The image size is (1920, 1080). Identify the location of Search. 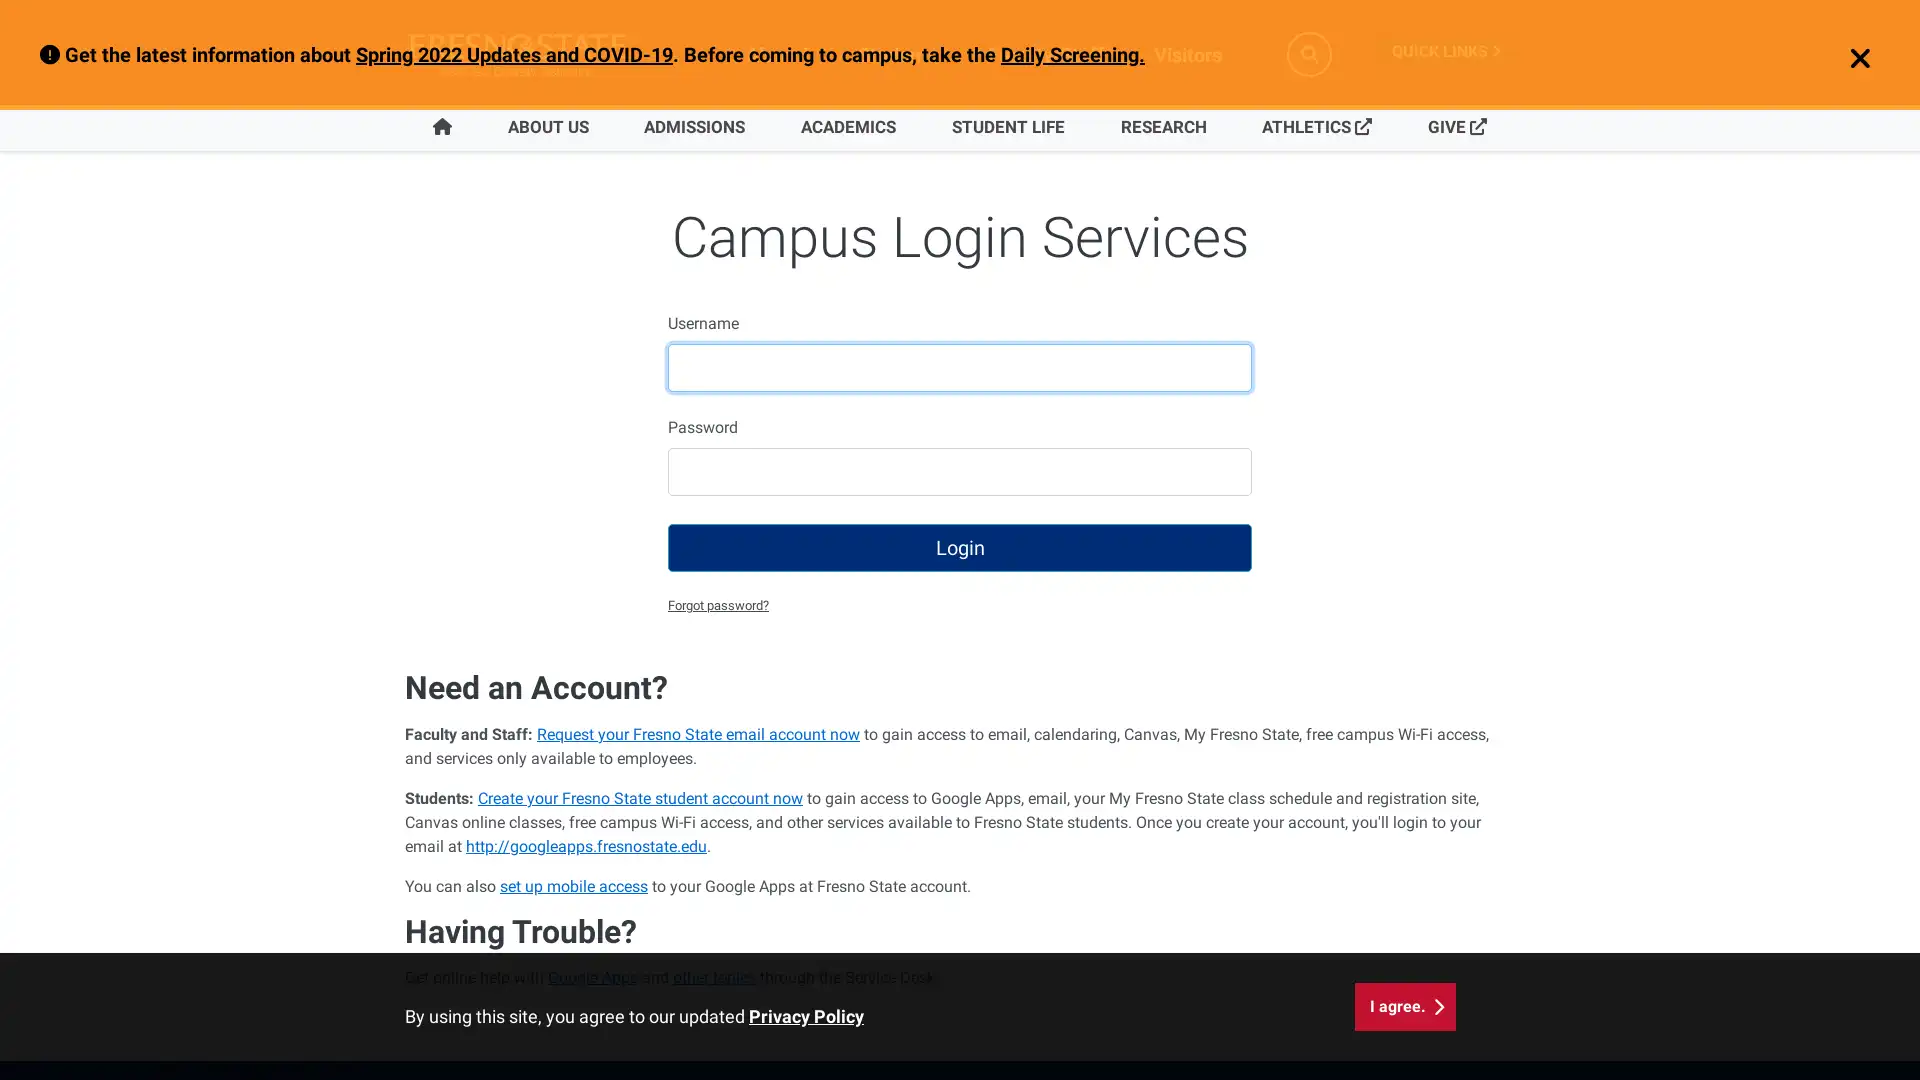
(1309, 53).